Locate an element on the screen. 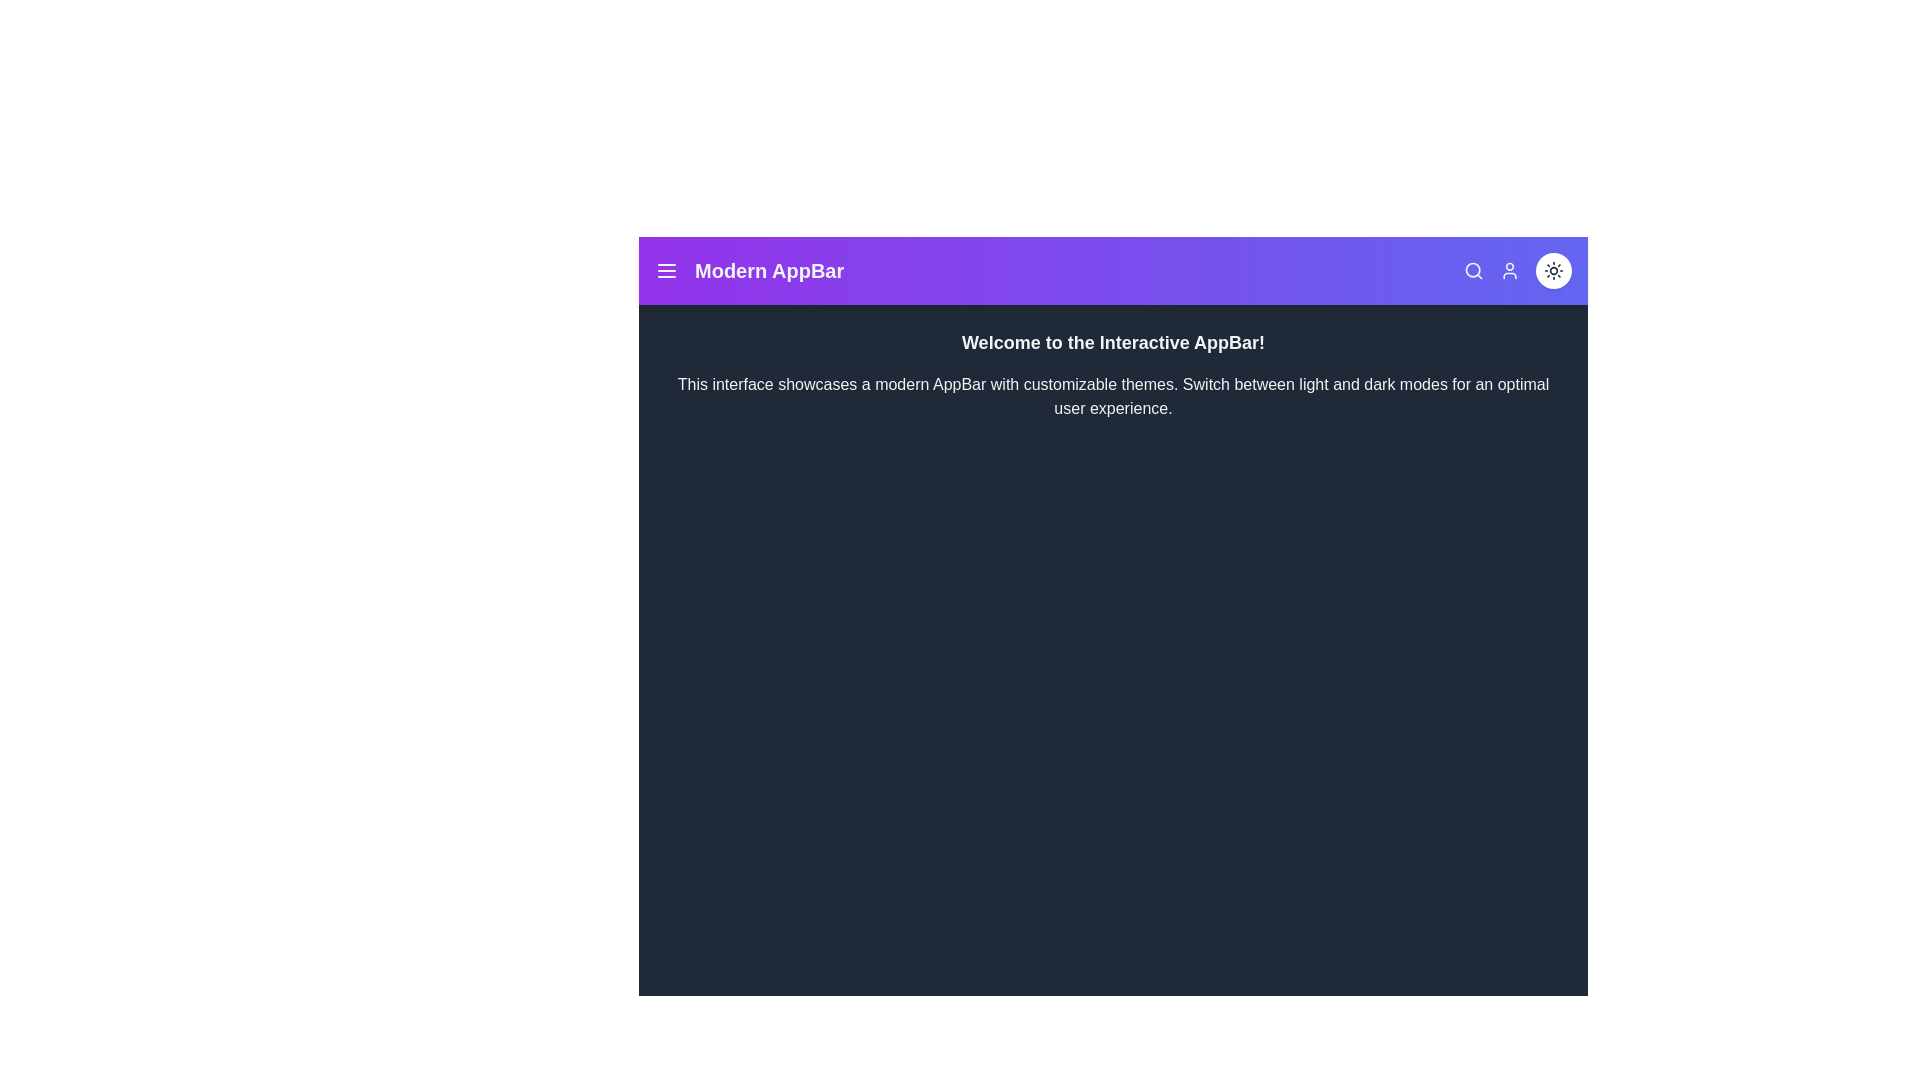 The width and height of the screenshot is (1920, 1080). theme toggle button to switch between light and dark modes is located at coordinates (1553, 270).